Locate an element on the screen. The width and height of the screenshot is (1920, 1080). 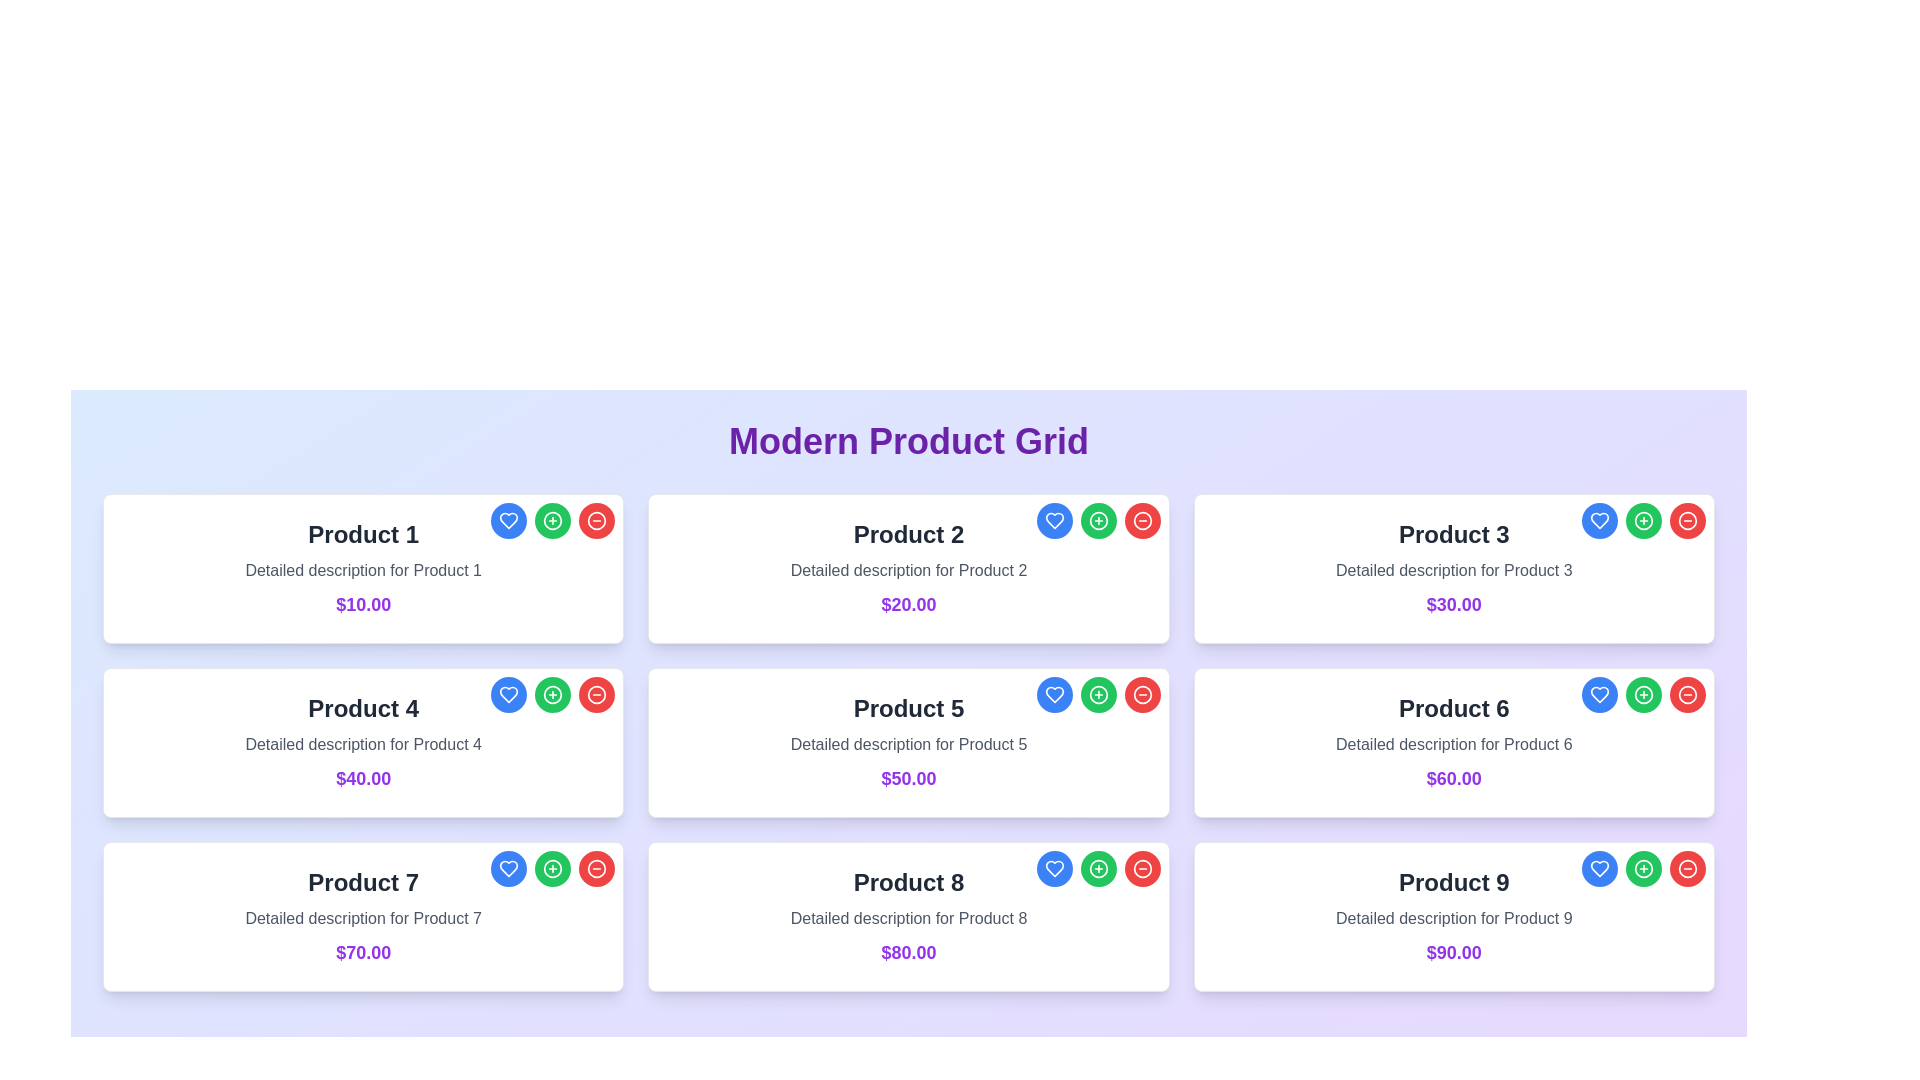
price label displaying '$10.00' in bold purple text located below the product name 'Product 1' in the first column, first row of the grid layout is located at coordinates (363, 604).